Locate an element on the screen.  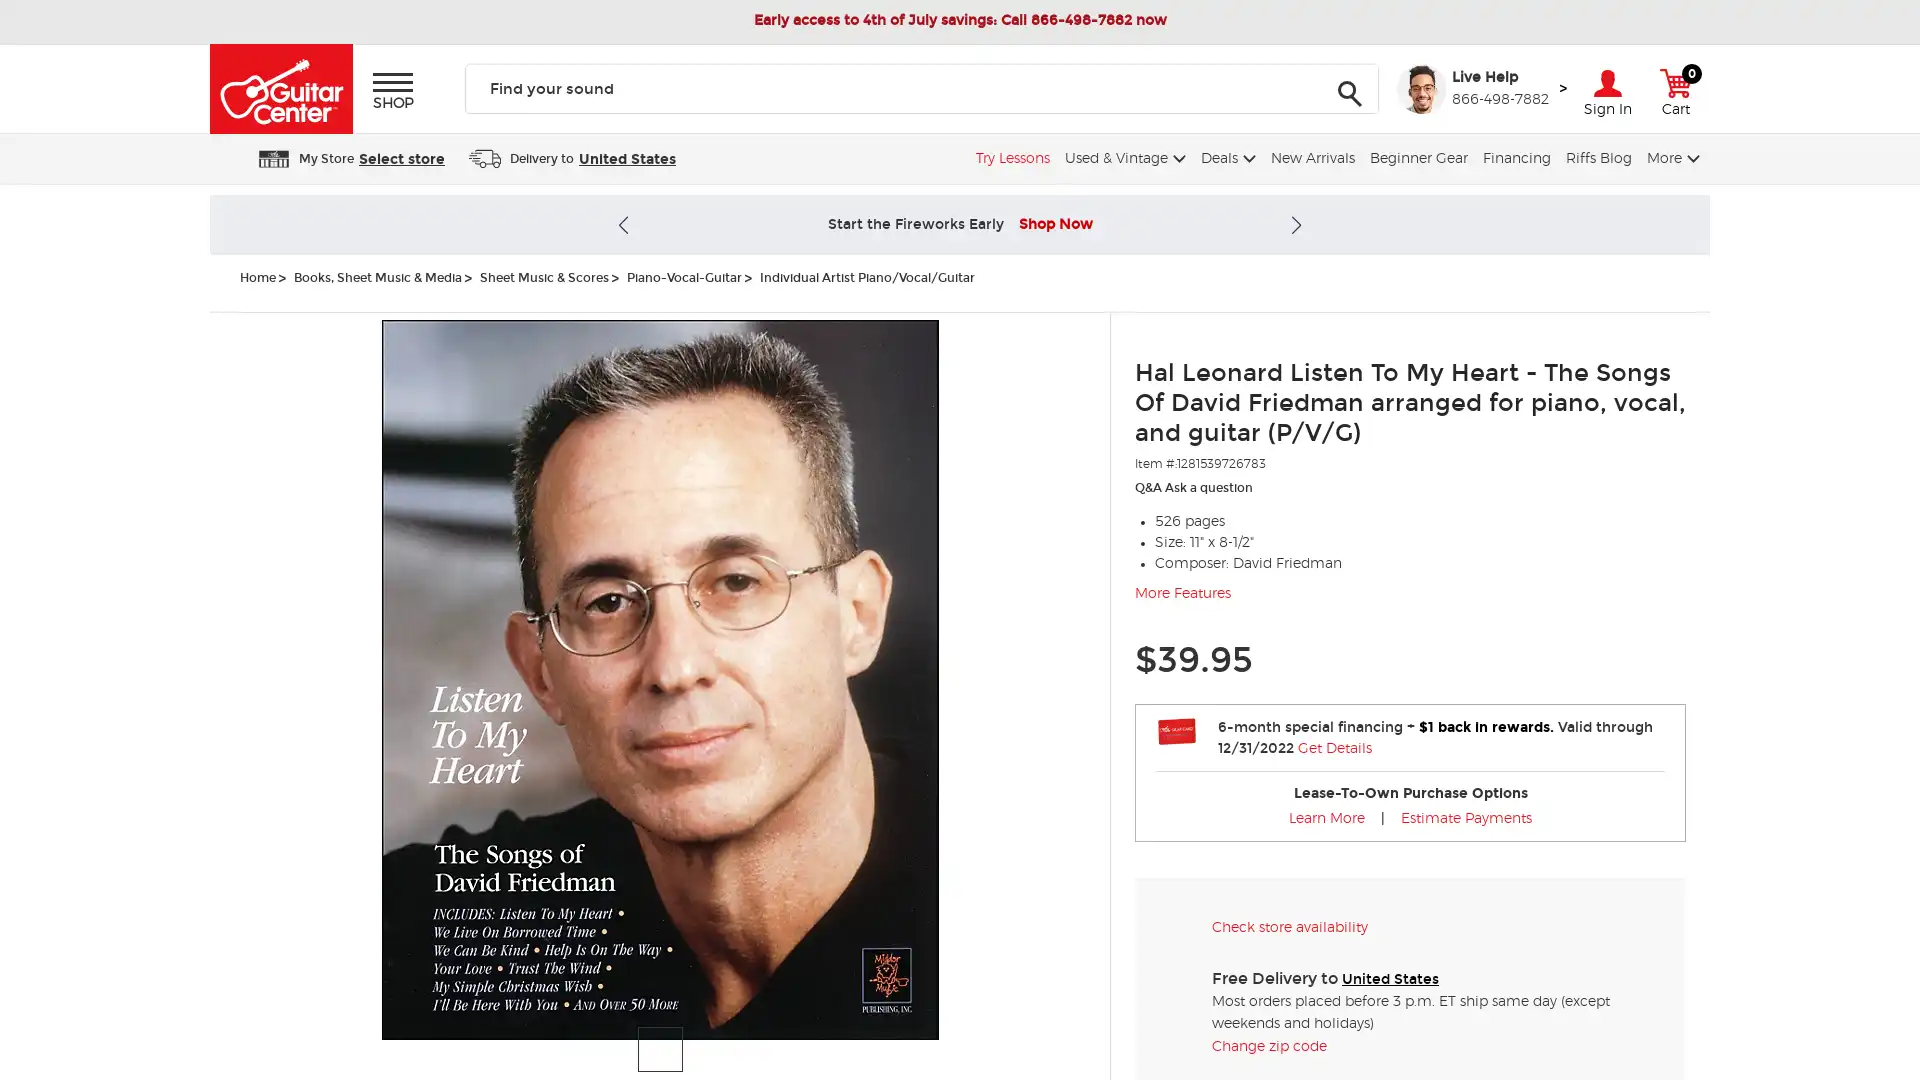
Beginner Gear is located at coordinates (1415, 157).